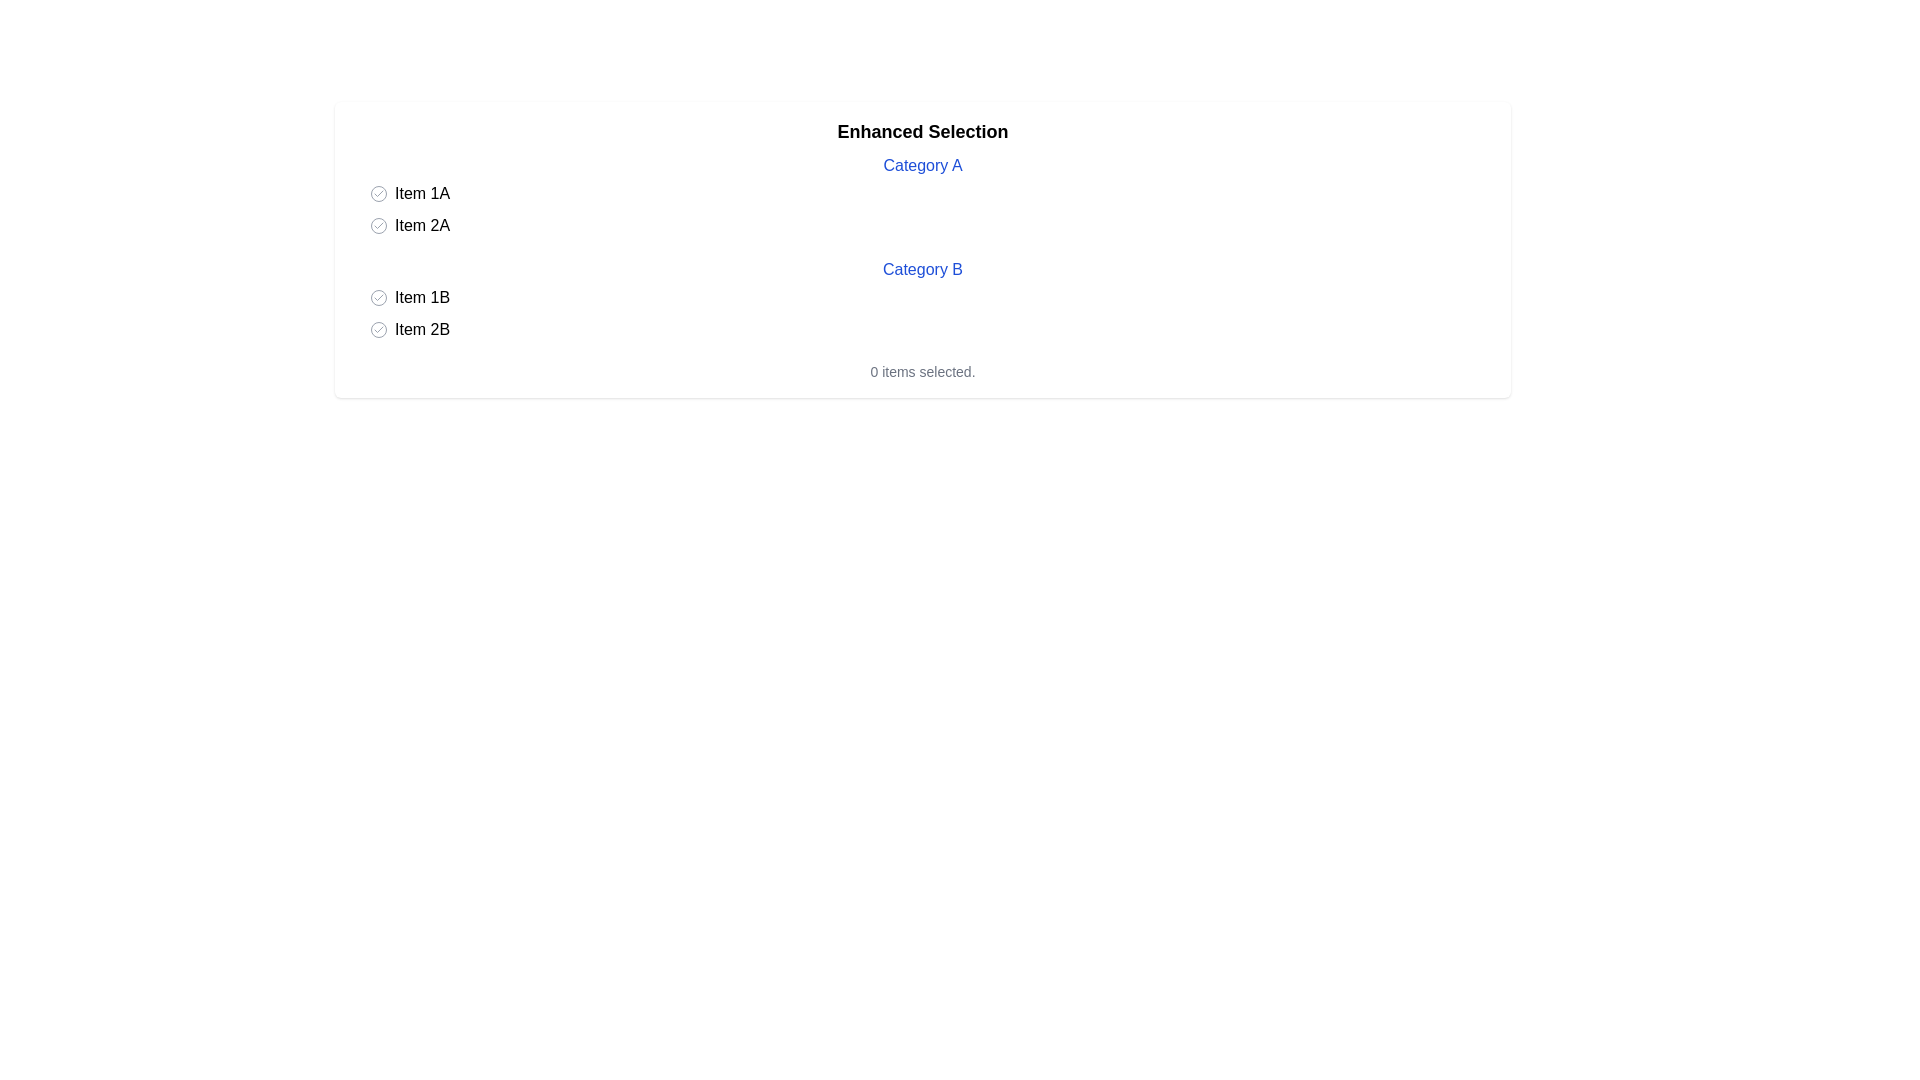  I want to click on the text label 'Item 1A' which is the first item in a vertical list, so click(421, 193).